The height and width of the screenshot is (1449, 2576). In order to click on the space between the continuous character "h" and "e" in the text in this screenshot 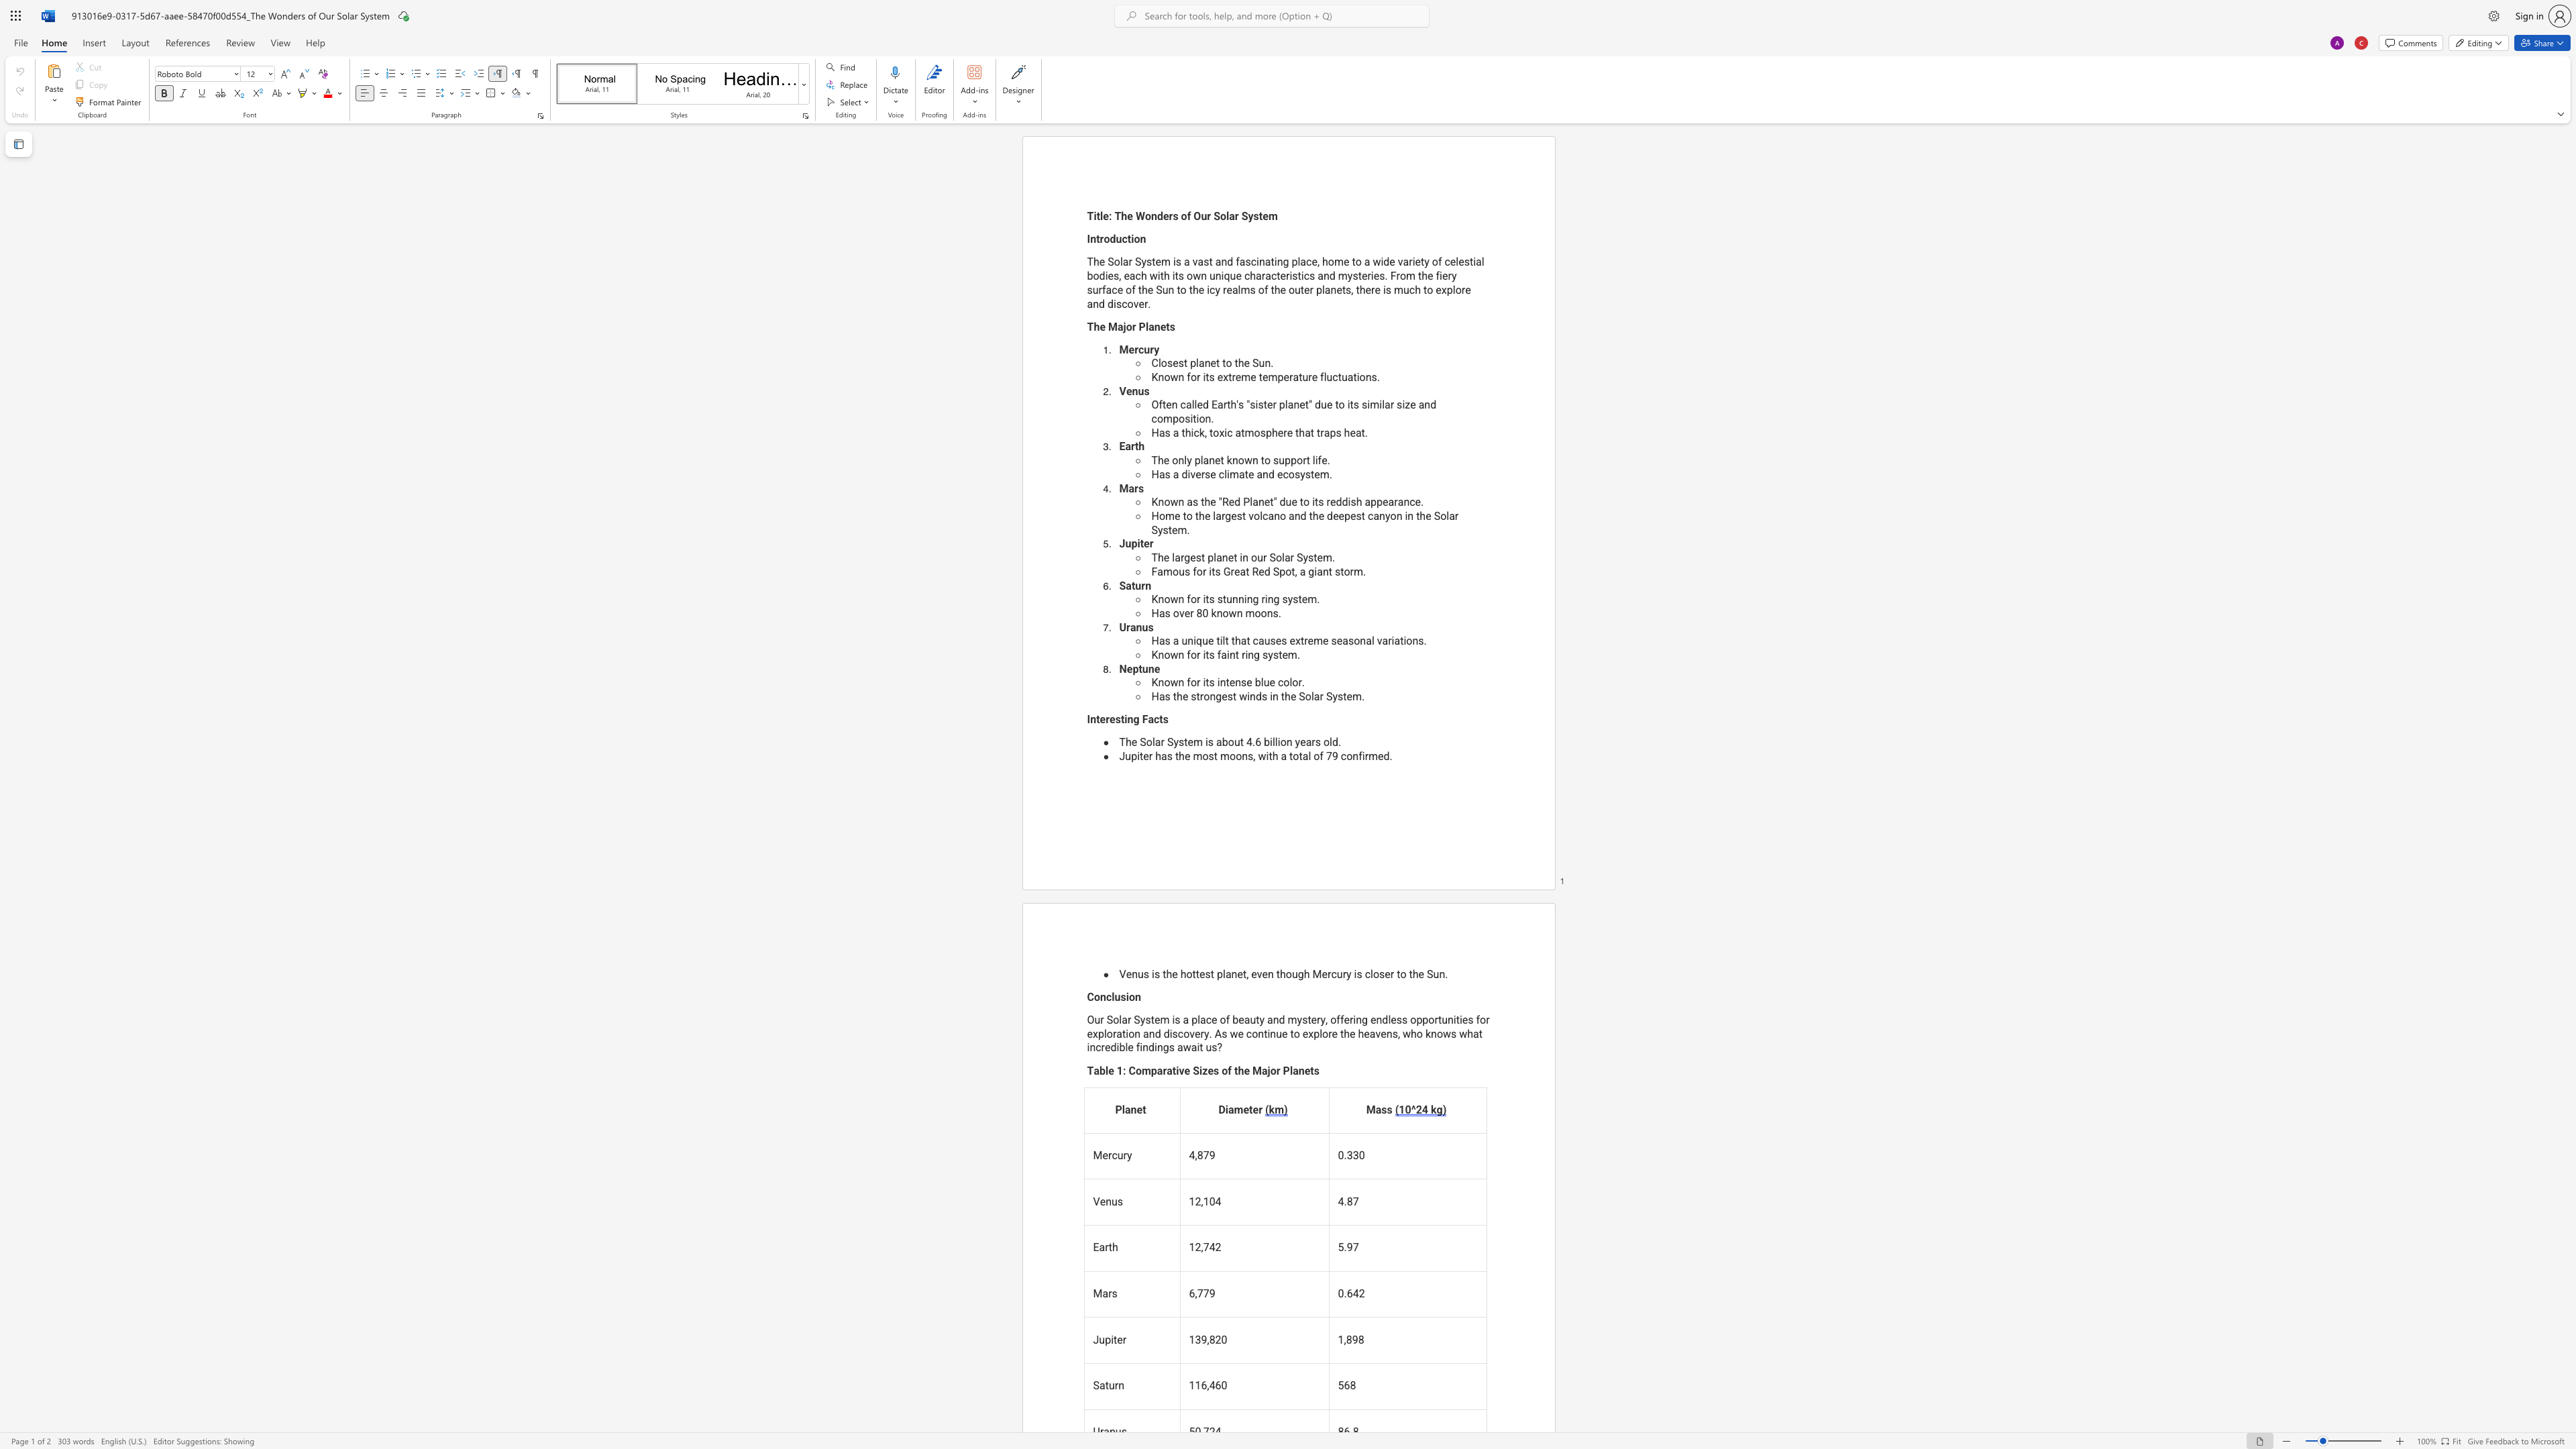, I will do `click(1099, 325)`.